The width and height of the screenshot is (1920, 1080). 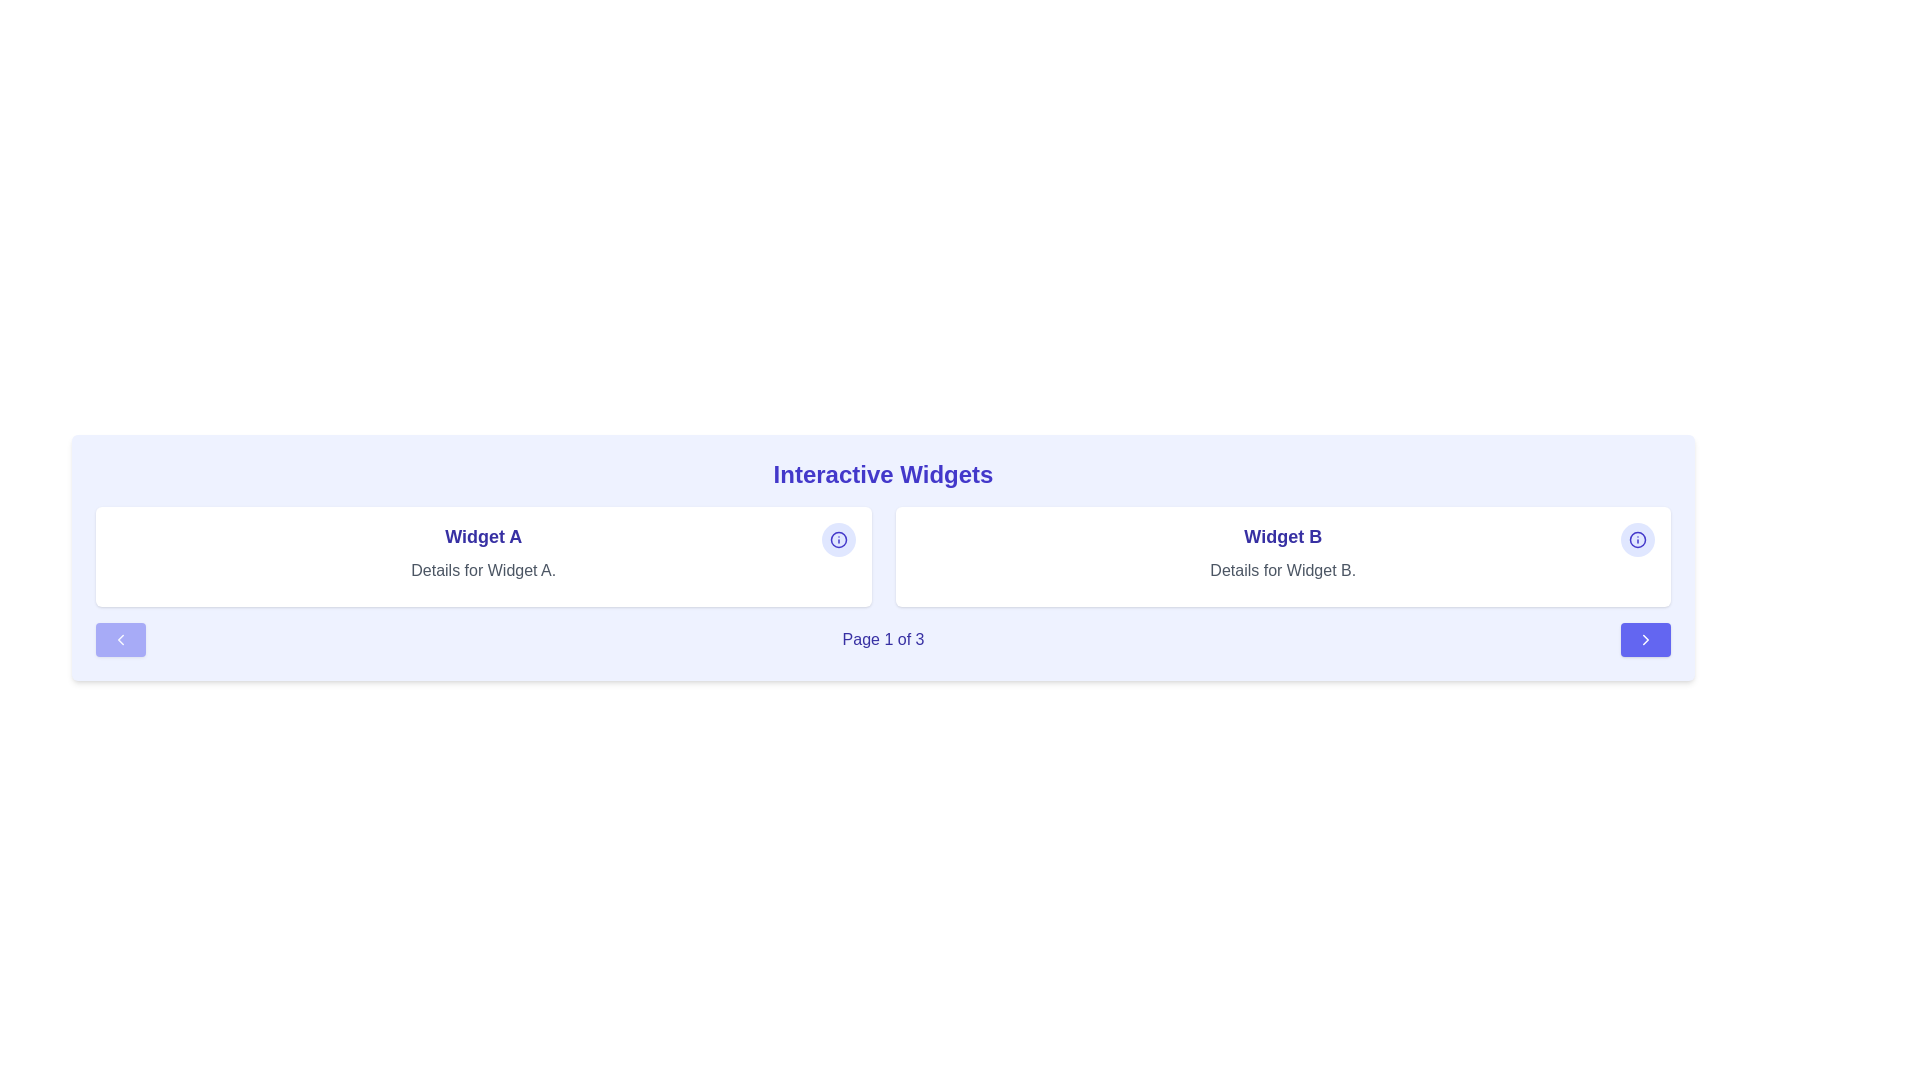 I want to click on the prominently styled text label 'Widget A' which is bold and indigo-colored, positioned above the description 'Details for Widget A' in a card-like layout, so click(x=483, y=535).